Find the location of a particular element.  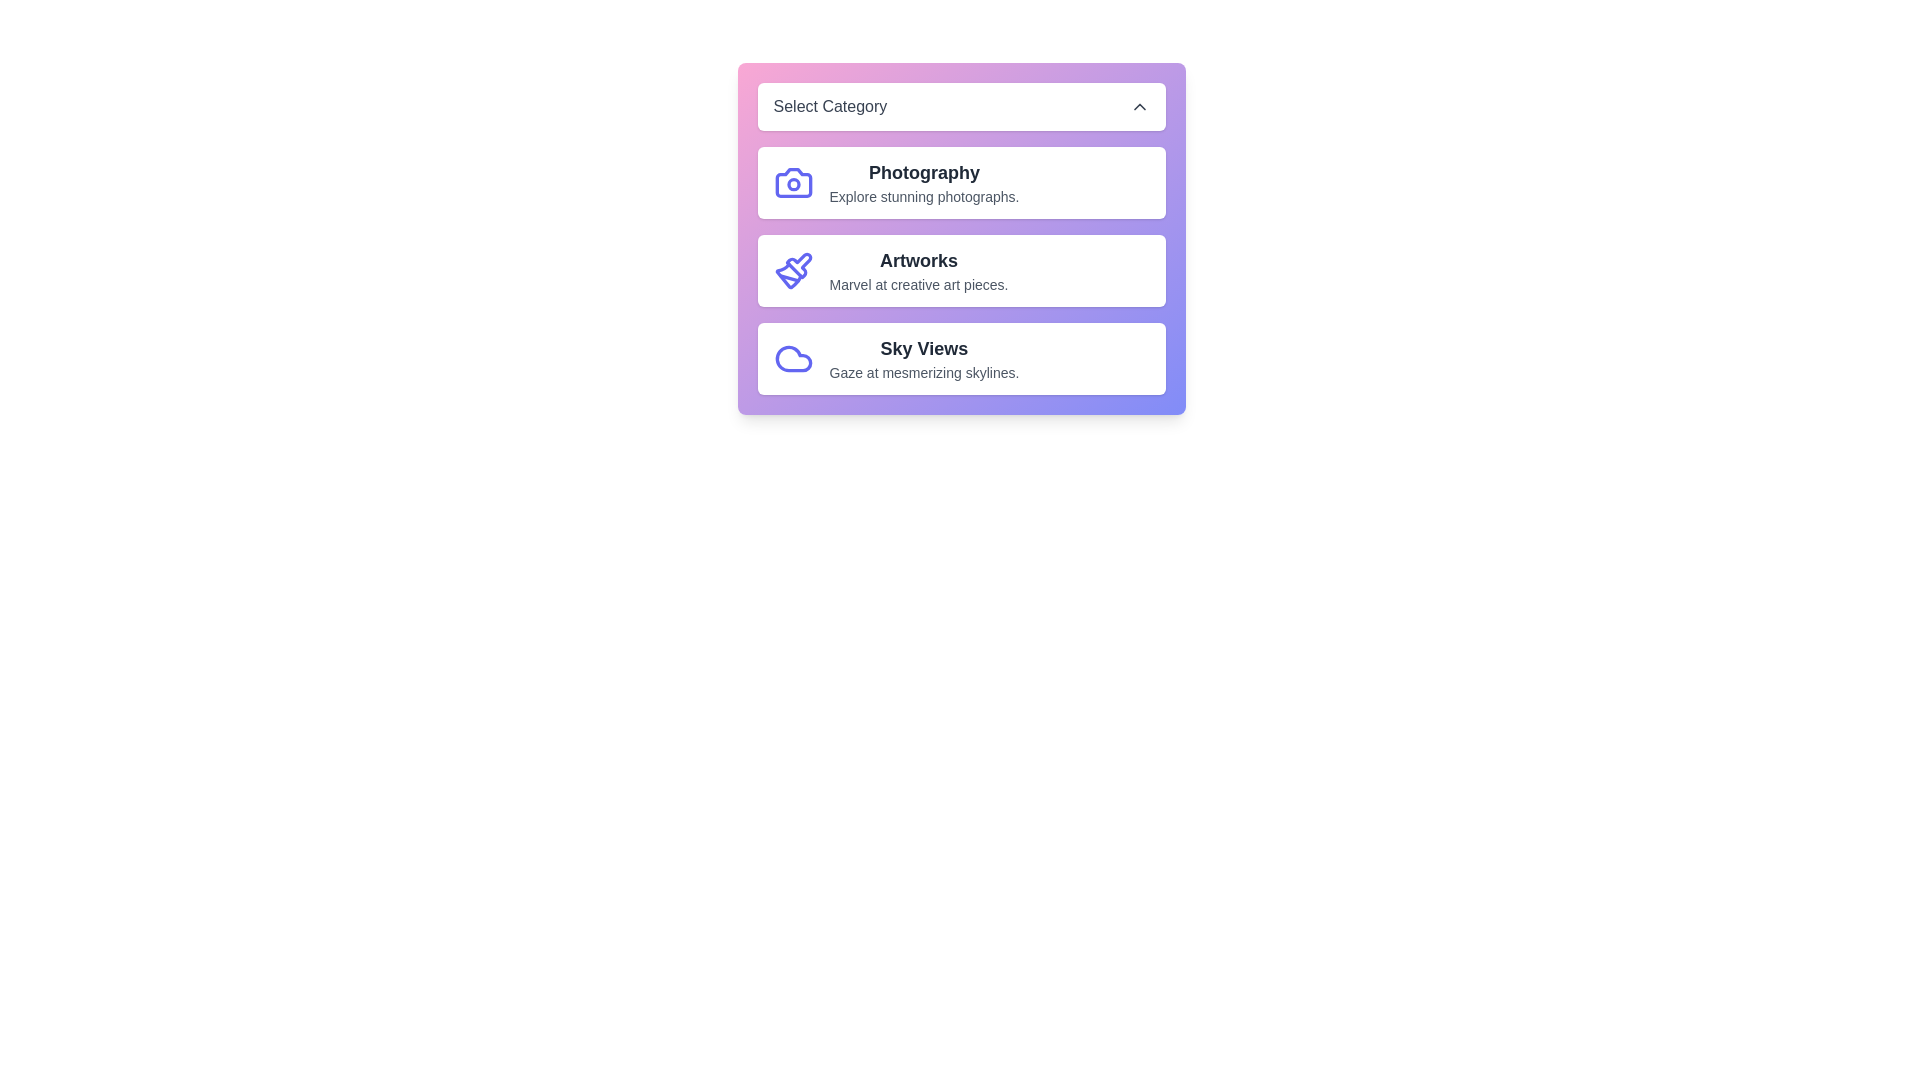

the top button to toggle the menu open or closed is located at coordinates (961, 107).